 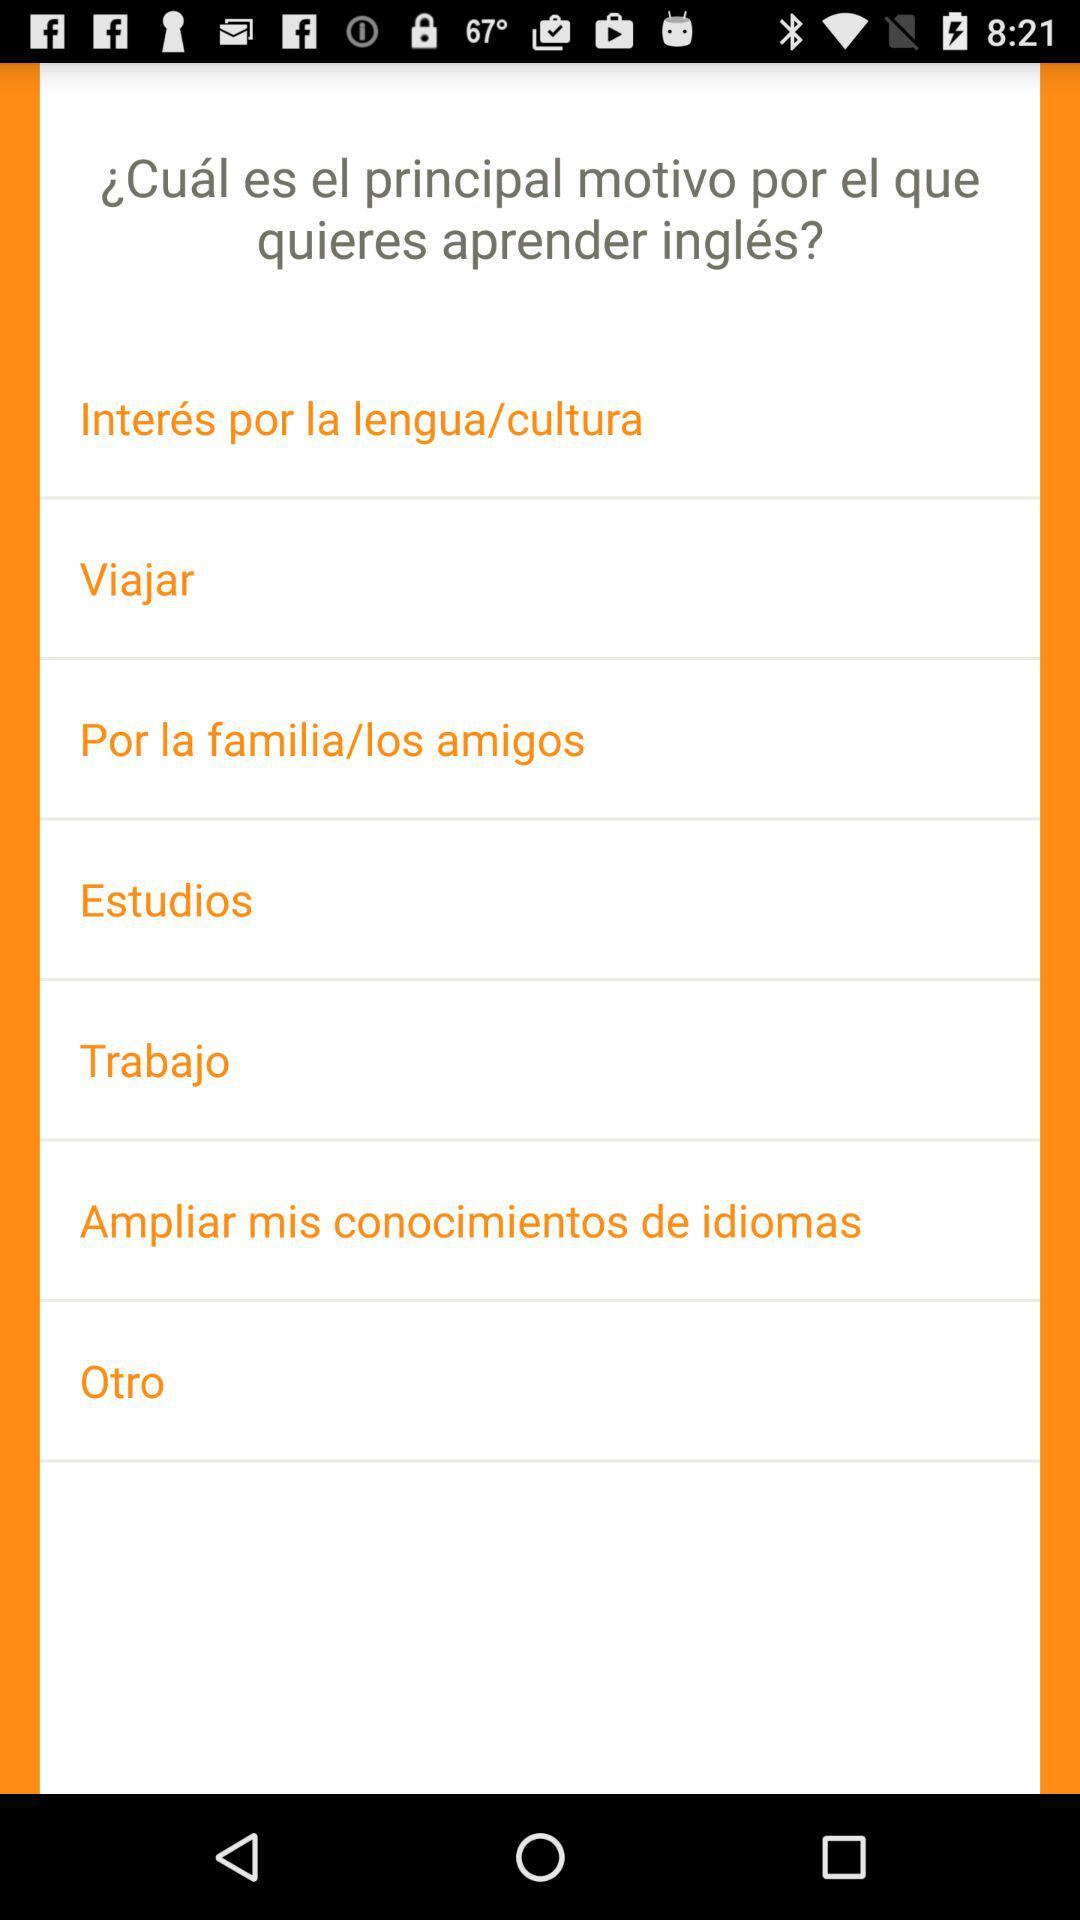 I want to click on the viajar app, so click(x=540, y=577).